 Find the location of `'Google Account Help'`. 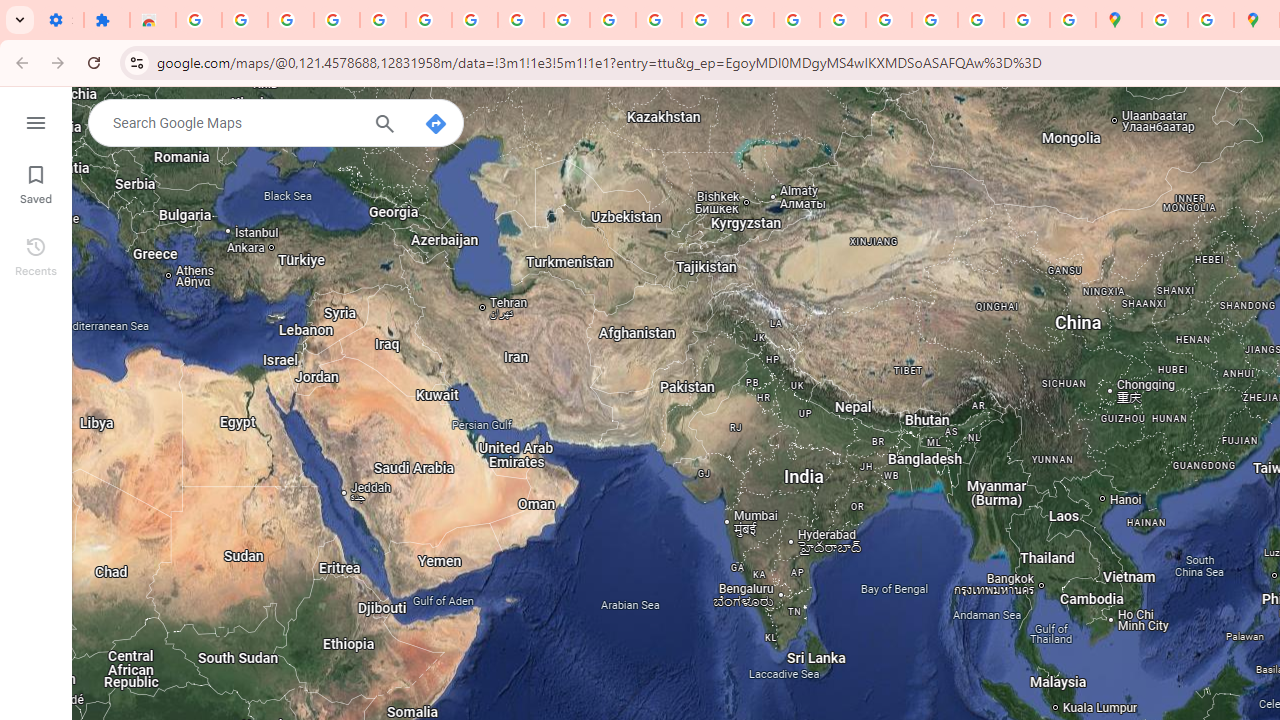

'Google Account Help' is located at coordinates (473, 20).